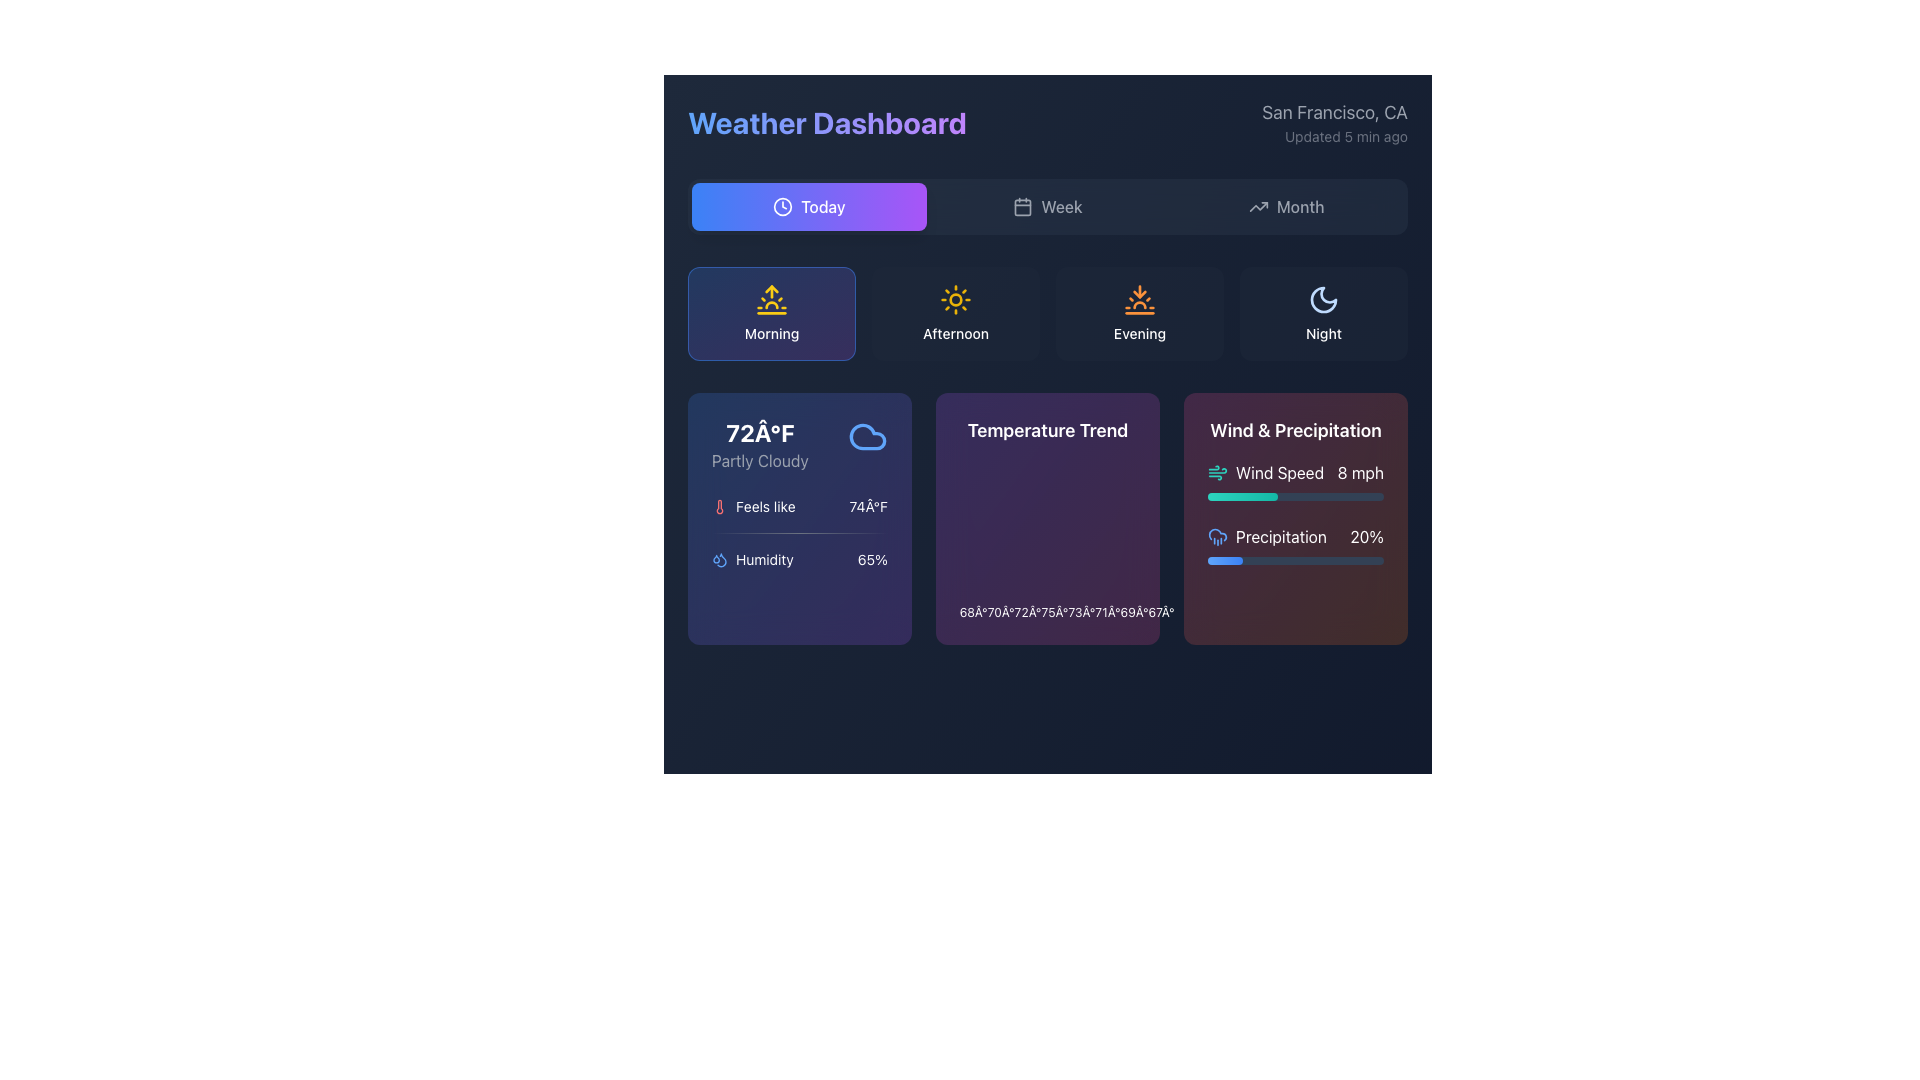 The height and width of the screenshot is (1080, 1920). What do you see at coordinates (868, 435) in the screenshot?
I see `the cloud-shaped icon with a hollow center, outlined in blue, located in the top right corner of the 'Partly Cloudy' section of the Weather Dashboard` at bounding box center [868, 435].